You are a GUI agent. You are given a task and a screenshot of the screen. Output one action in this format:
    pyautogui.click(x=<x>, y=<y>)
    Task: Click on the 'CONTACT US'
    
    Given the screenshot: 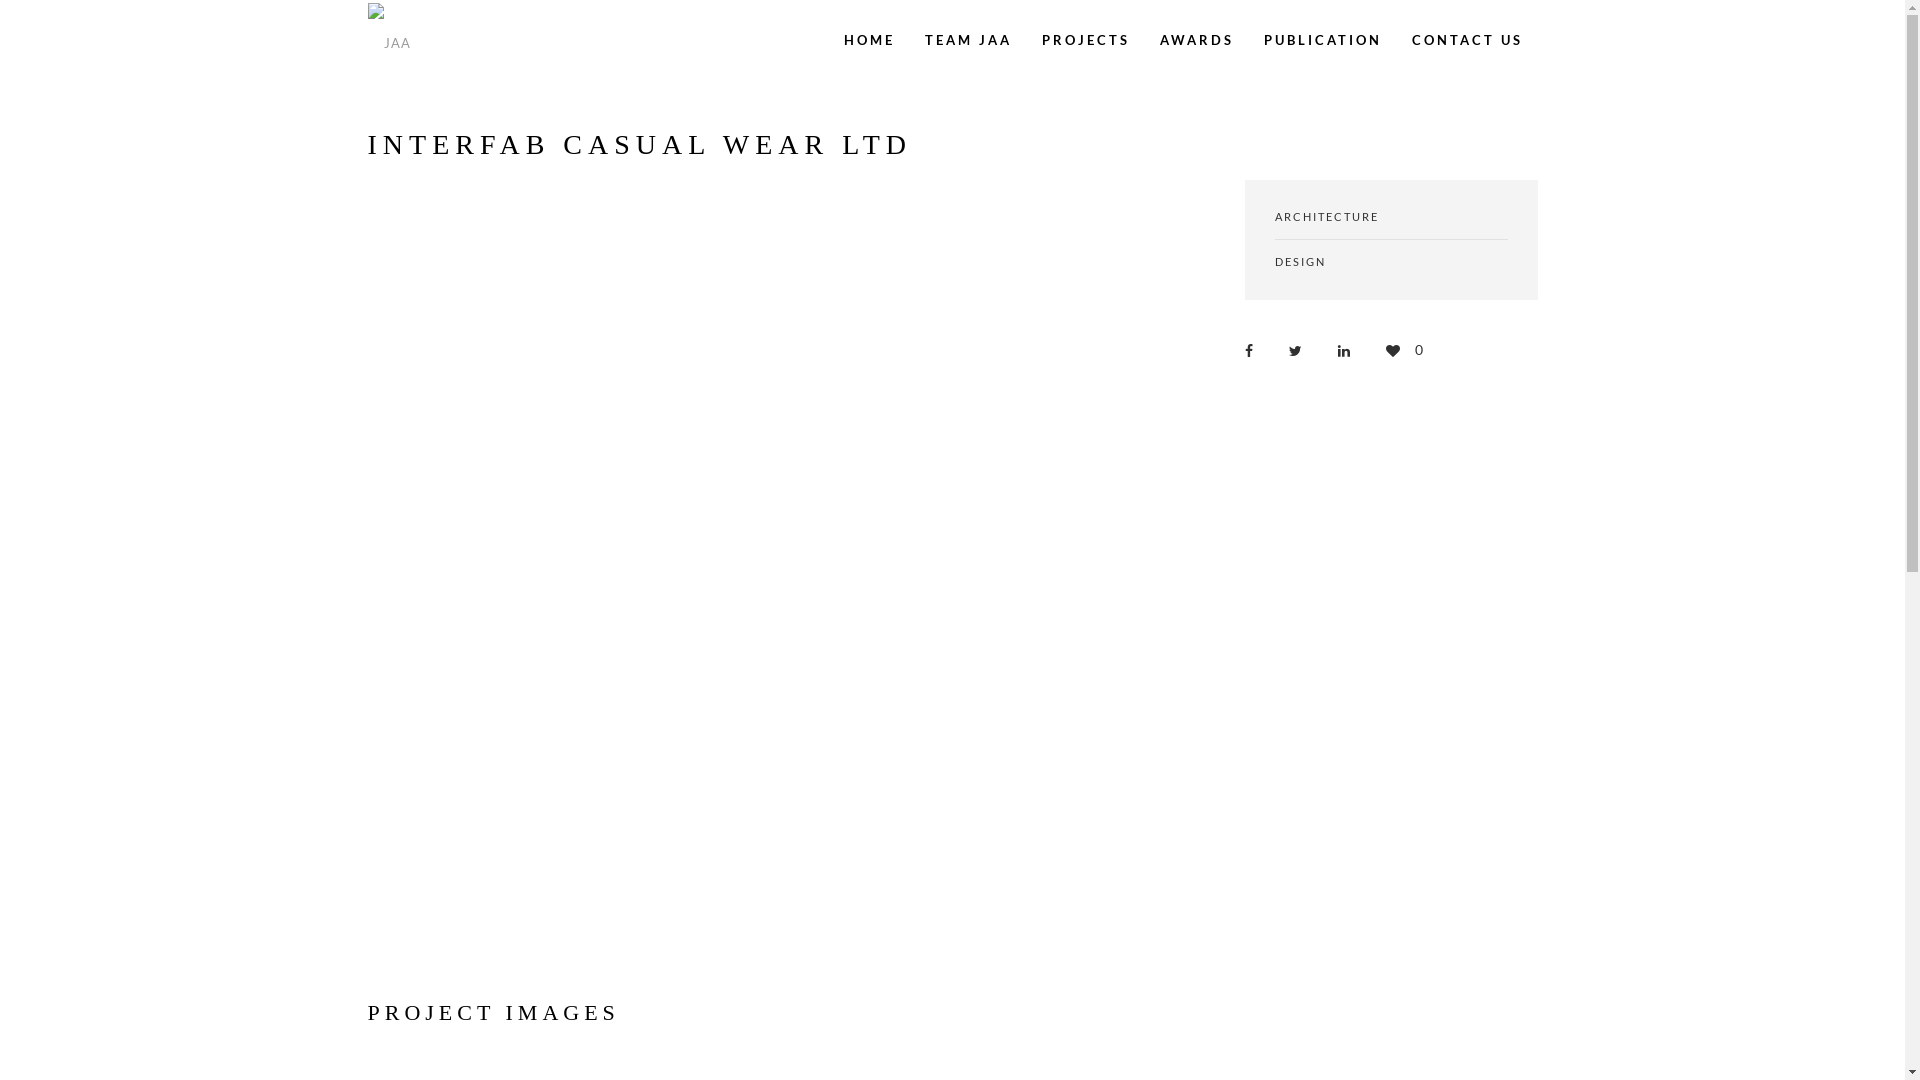 What is the action you would take?
    pyautogui.click(x=1466, y=39)
    